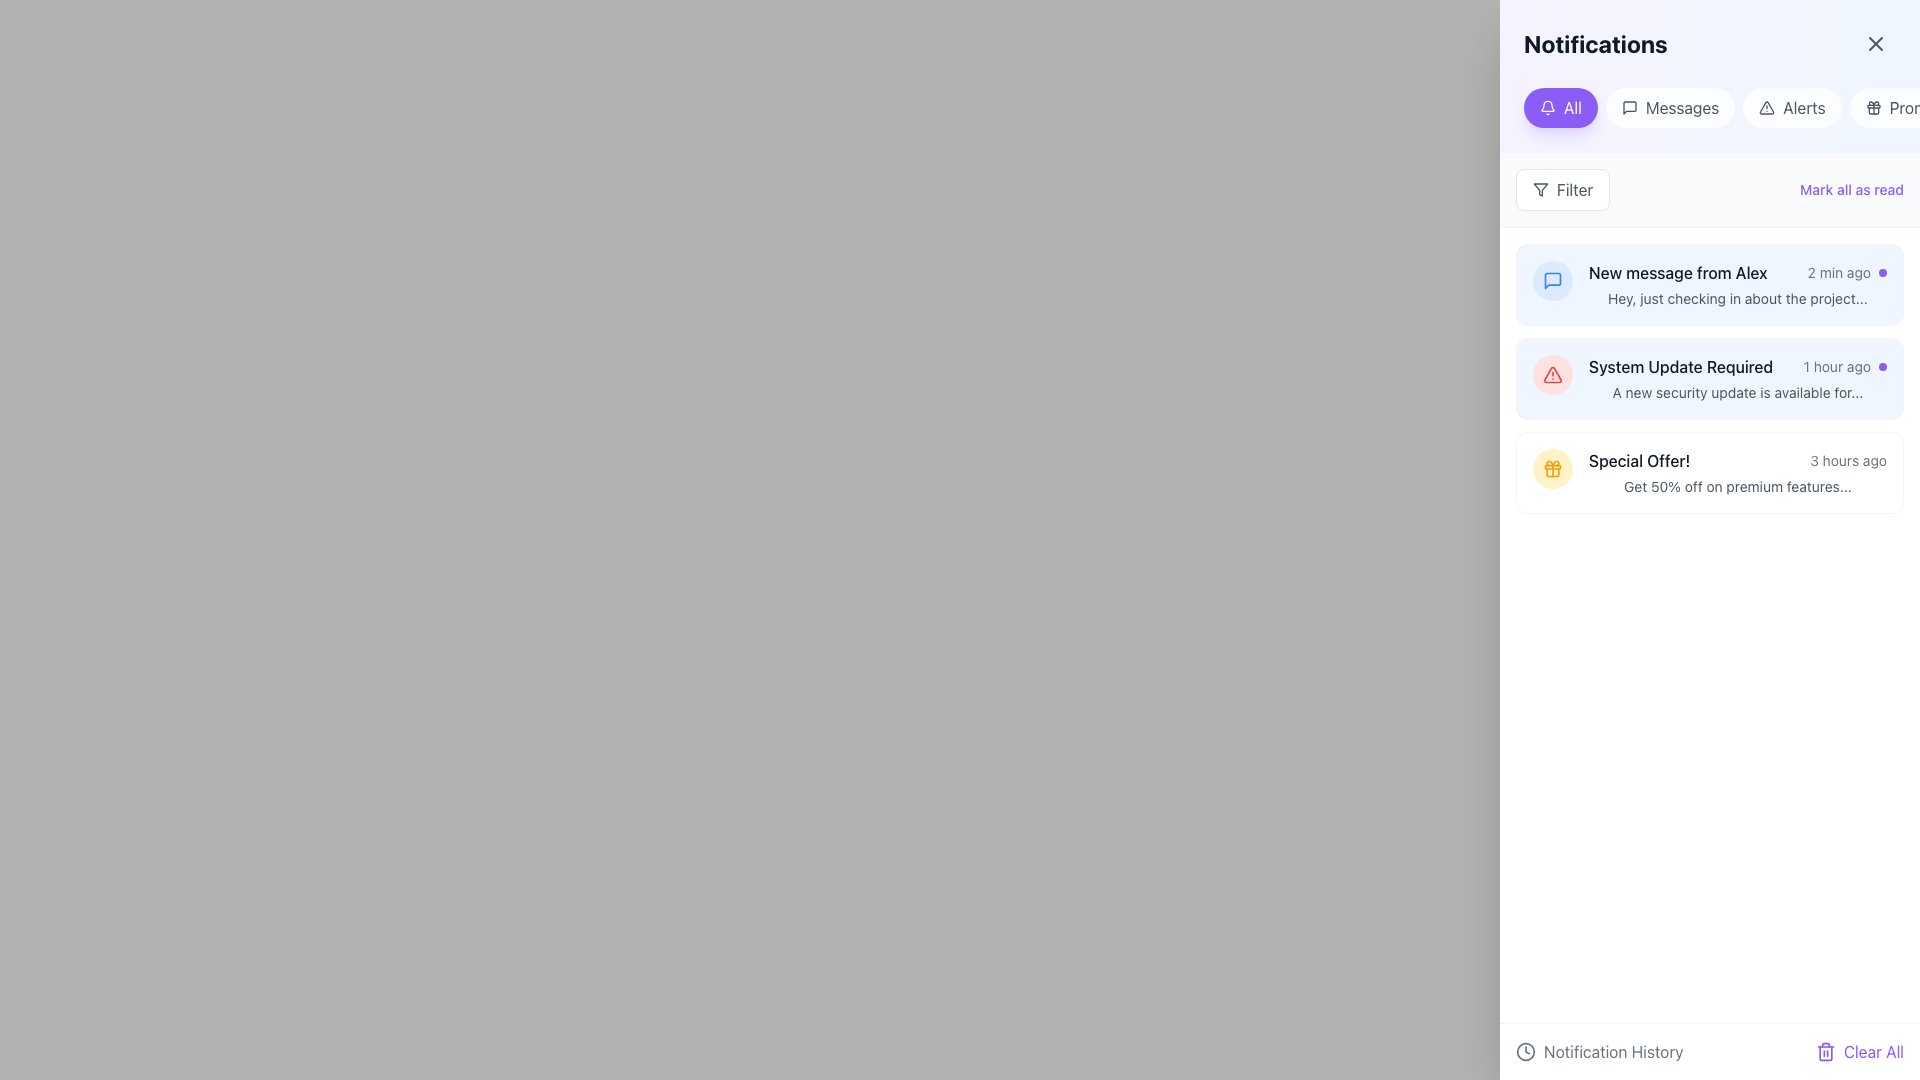 The width and height of the screenshot is (1920, 1080). I want to click on text label 'All' located inside a prominent purple button near the top-right corner of the interface, next to the bell icon, to understand the selected filter, so click(1572, 108).